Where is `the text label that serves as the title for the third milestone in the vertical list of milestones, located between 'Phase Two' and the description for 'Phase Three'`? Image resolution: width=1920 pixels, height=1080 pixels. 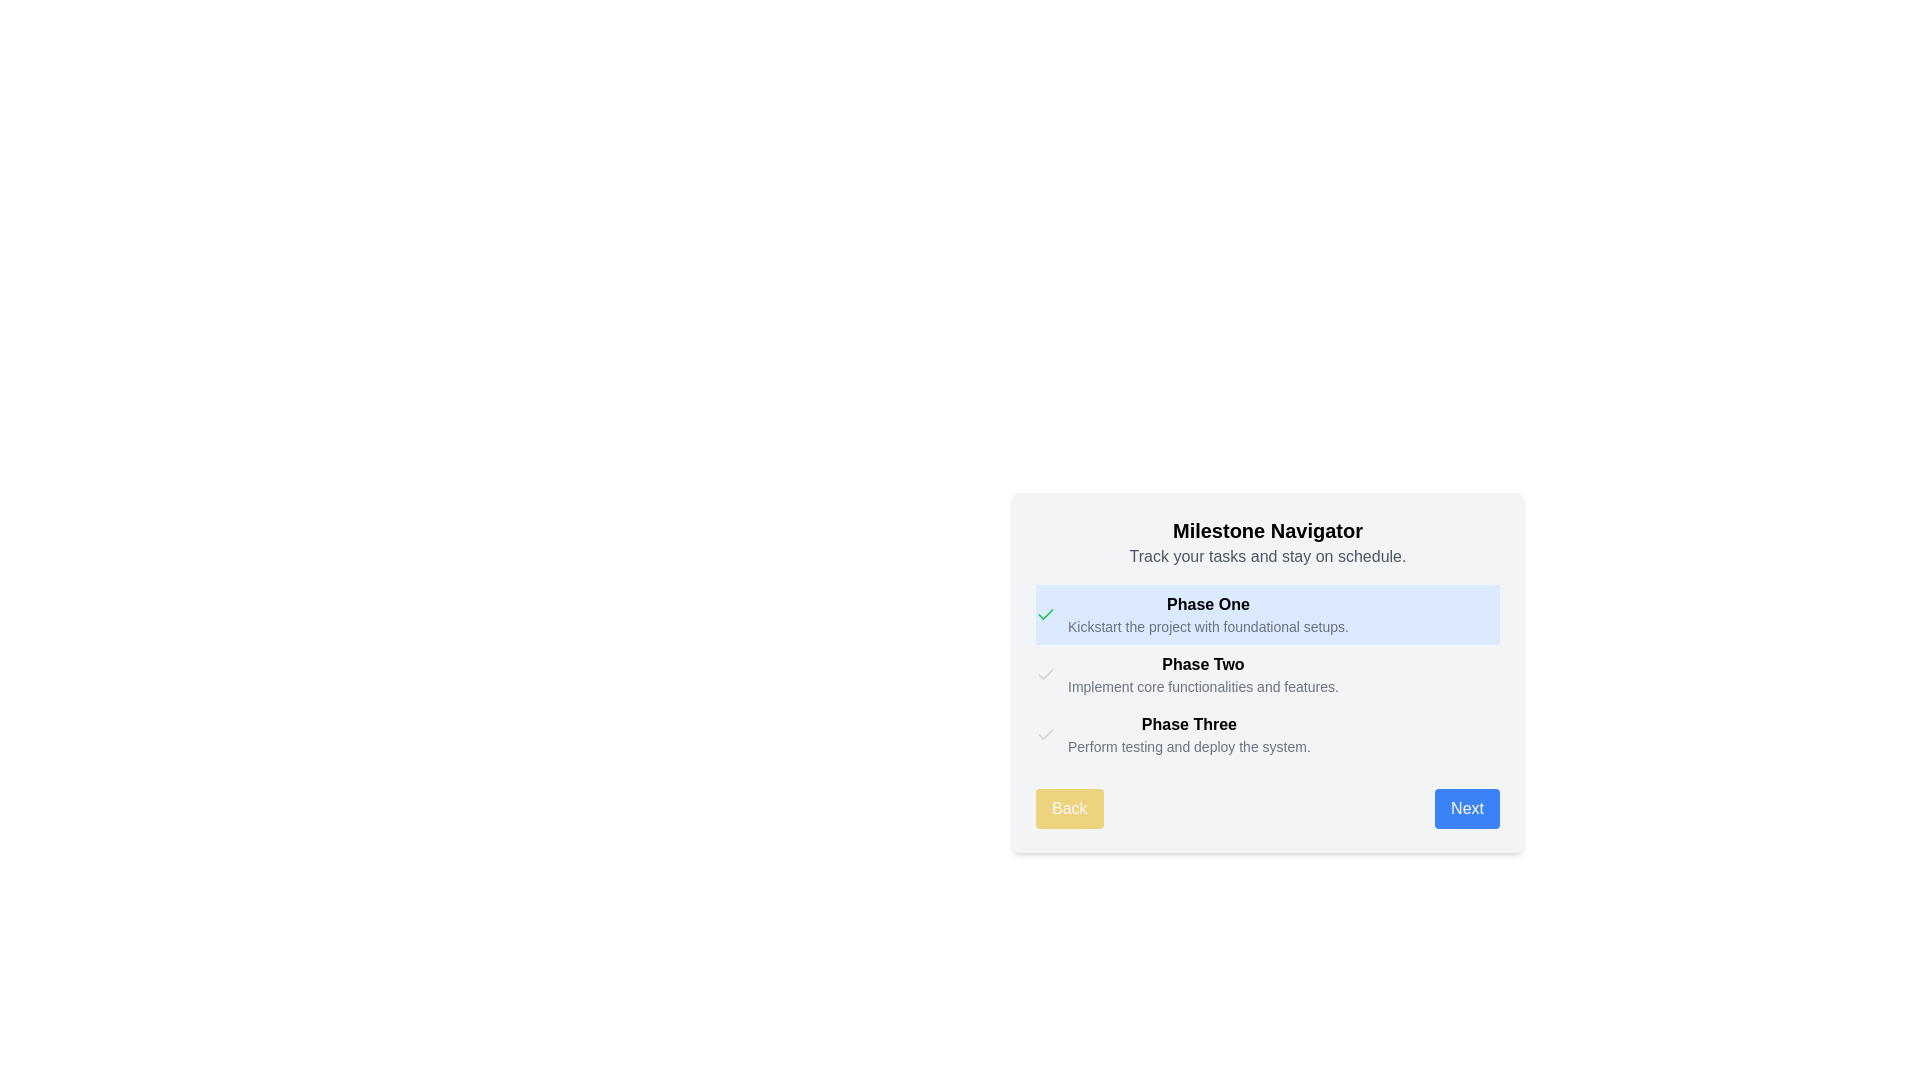 the text label that serves as the title for the third milestone in the vertical list of milestones, located between 'Phase Two' and the description for 'Phase Three' is located at coordinates (1189, 725).